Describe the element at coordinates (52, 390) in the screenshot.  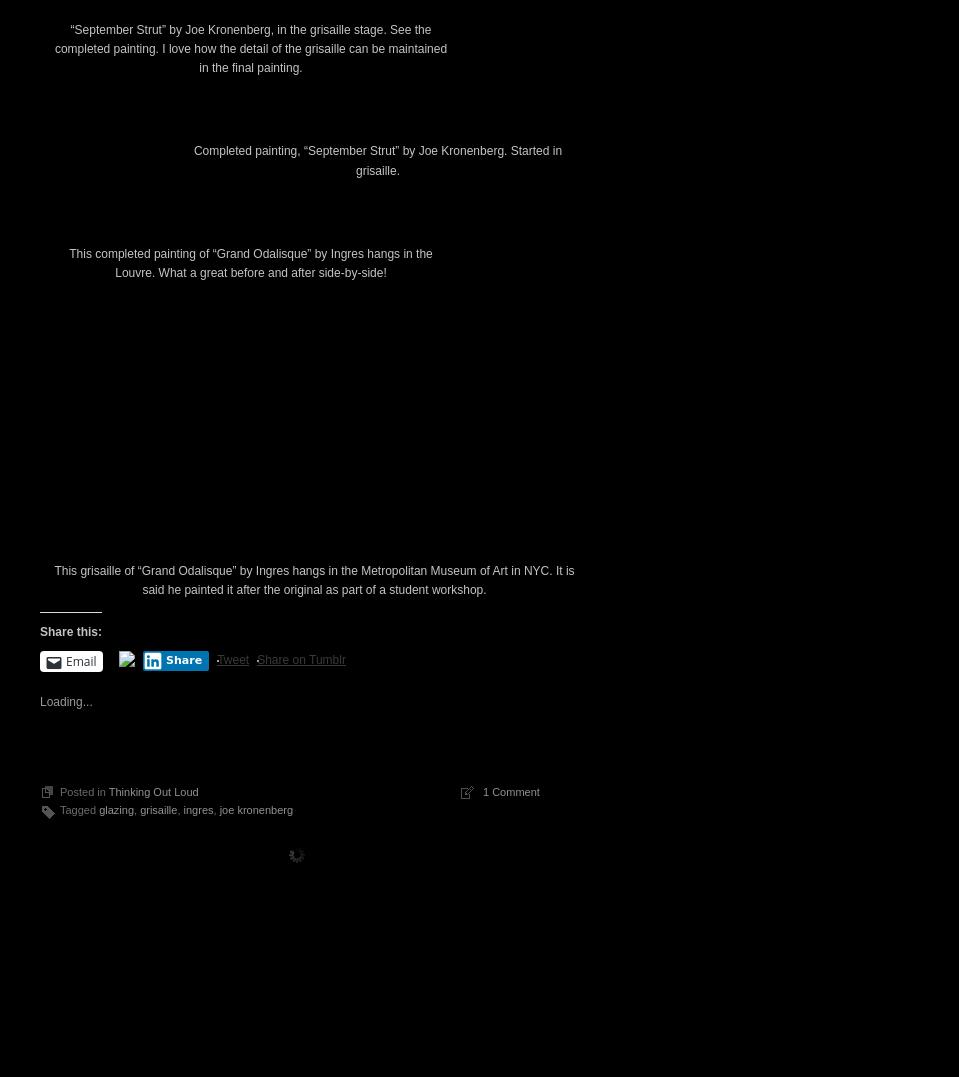
I see `'“September Strut” by Joe Kronenberg, in the grisaille stage. See the completed painting. I love how the detail of the grisaille can be maintained in the final painting.'` at that location.